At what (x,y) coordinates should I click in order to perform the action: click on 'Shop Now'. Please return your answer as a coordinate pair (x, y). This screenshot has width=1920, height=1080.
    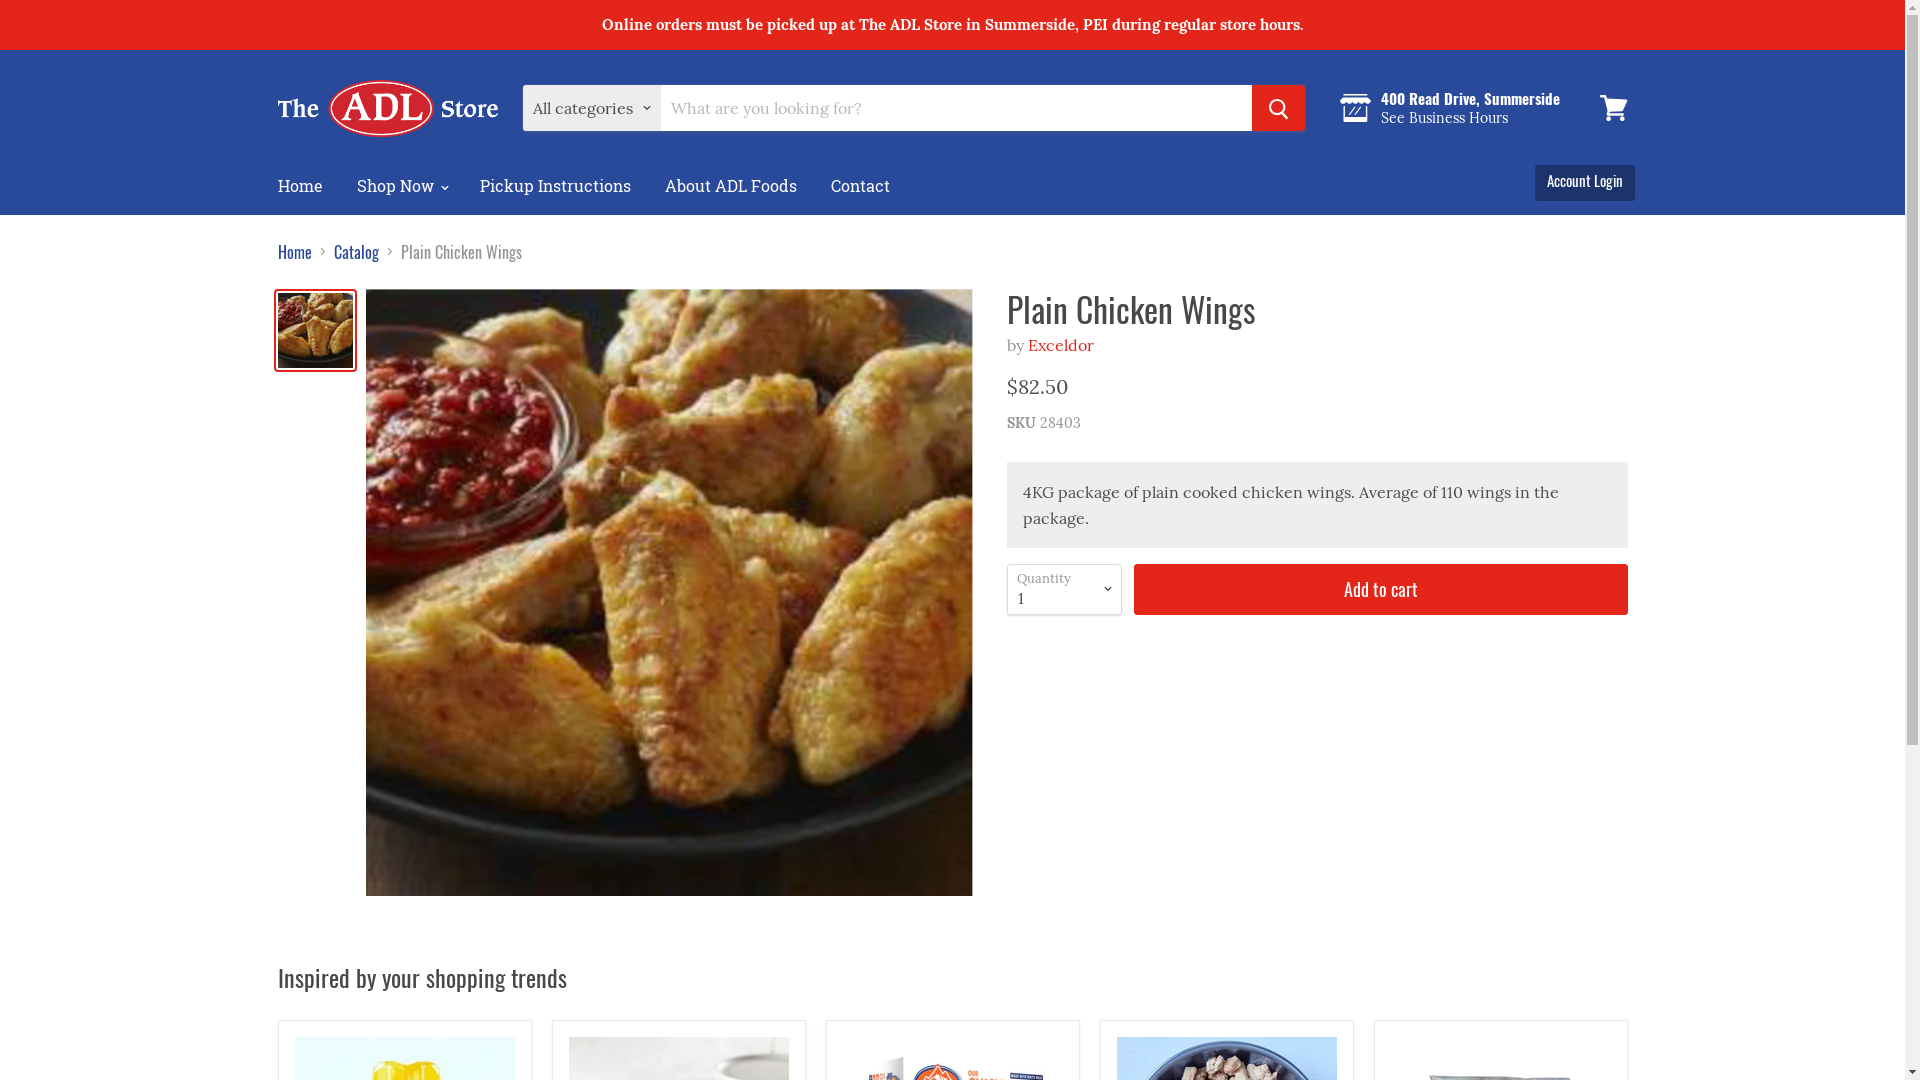
    Looking at the image, I should click on (341, 185).